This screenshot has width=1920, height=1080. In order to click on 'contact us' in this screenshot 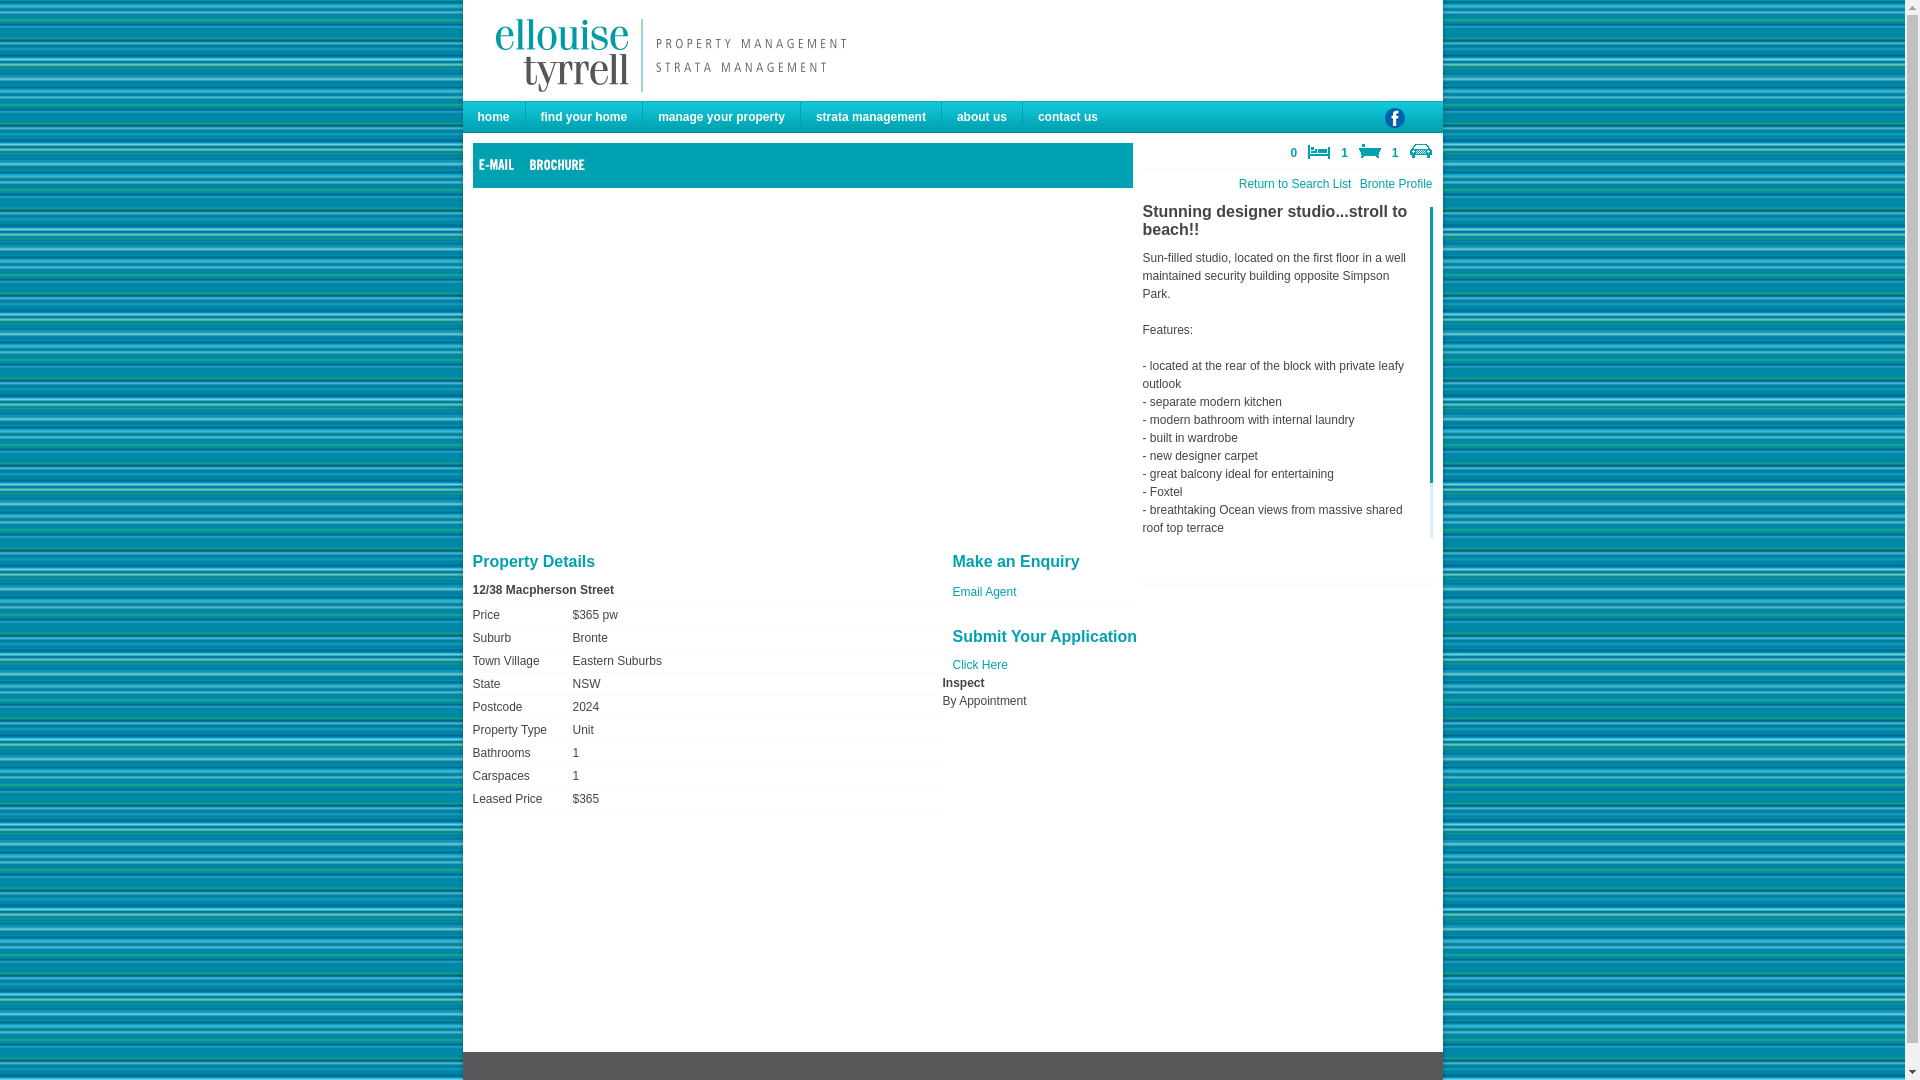, I will do `click(1067, 116)`.